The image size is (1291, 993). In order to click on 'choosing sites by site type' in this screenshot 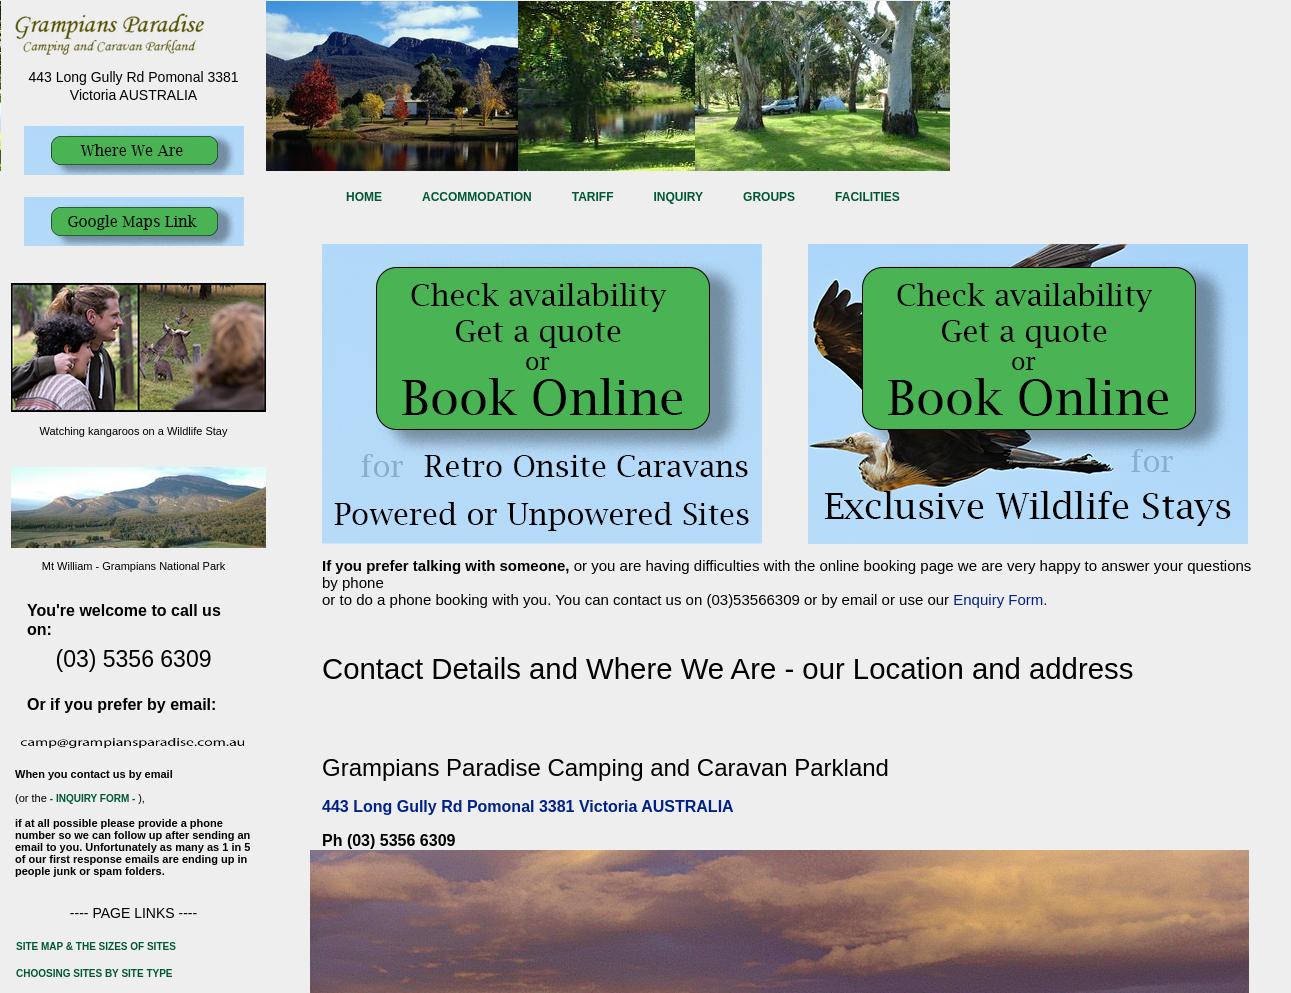, I will do `click(92, 973)`.